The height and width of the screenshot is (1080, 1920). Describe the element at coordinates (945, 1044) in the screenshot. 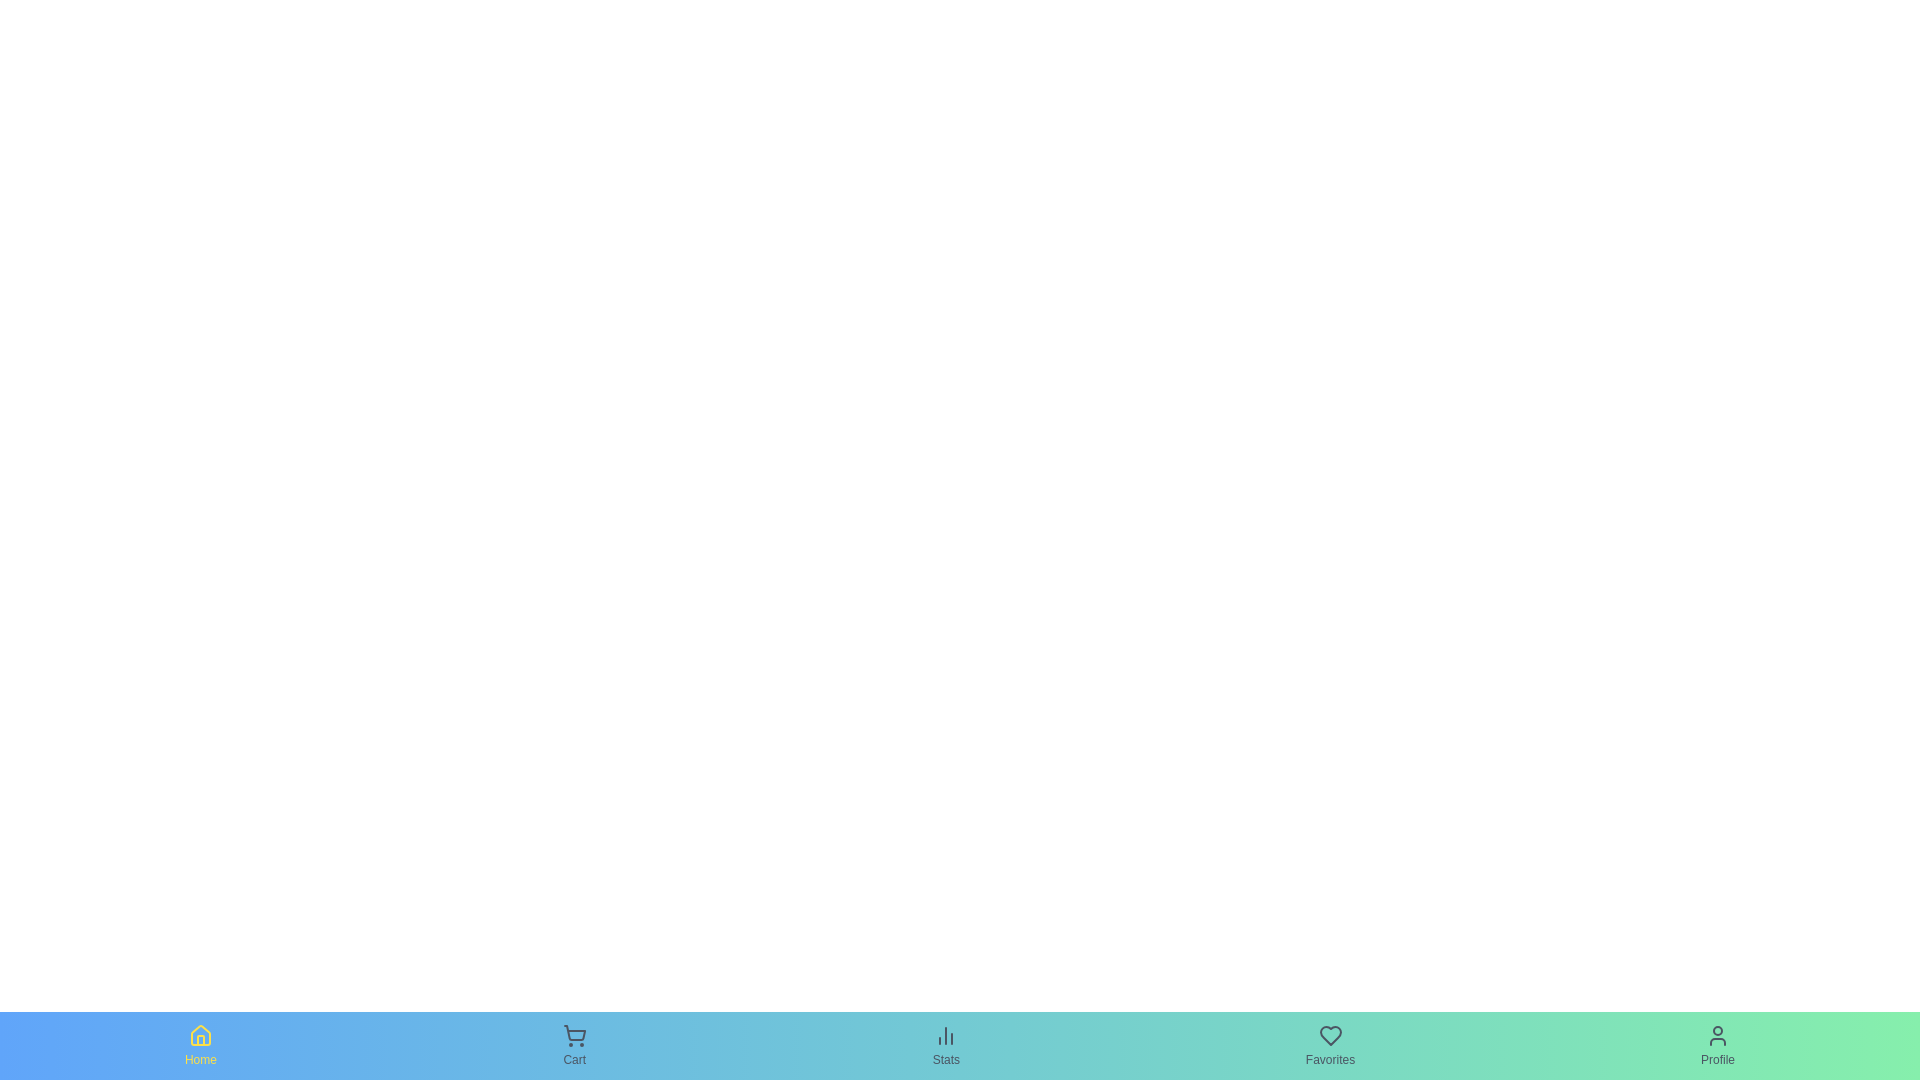

I see `the Stats tab in the bottom navigation bar` at that location.